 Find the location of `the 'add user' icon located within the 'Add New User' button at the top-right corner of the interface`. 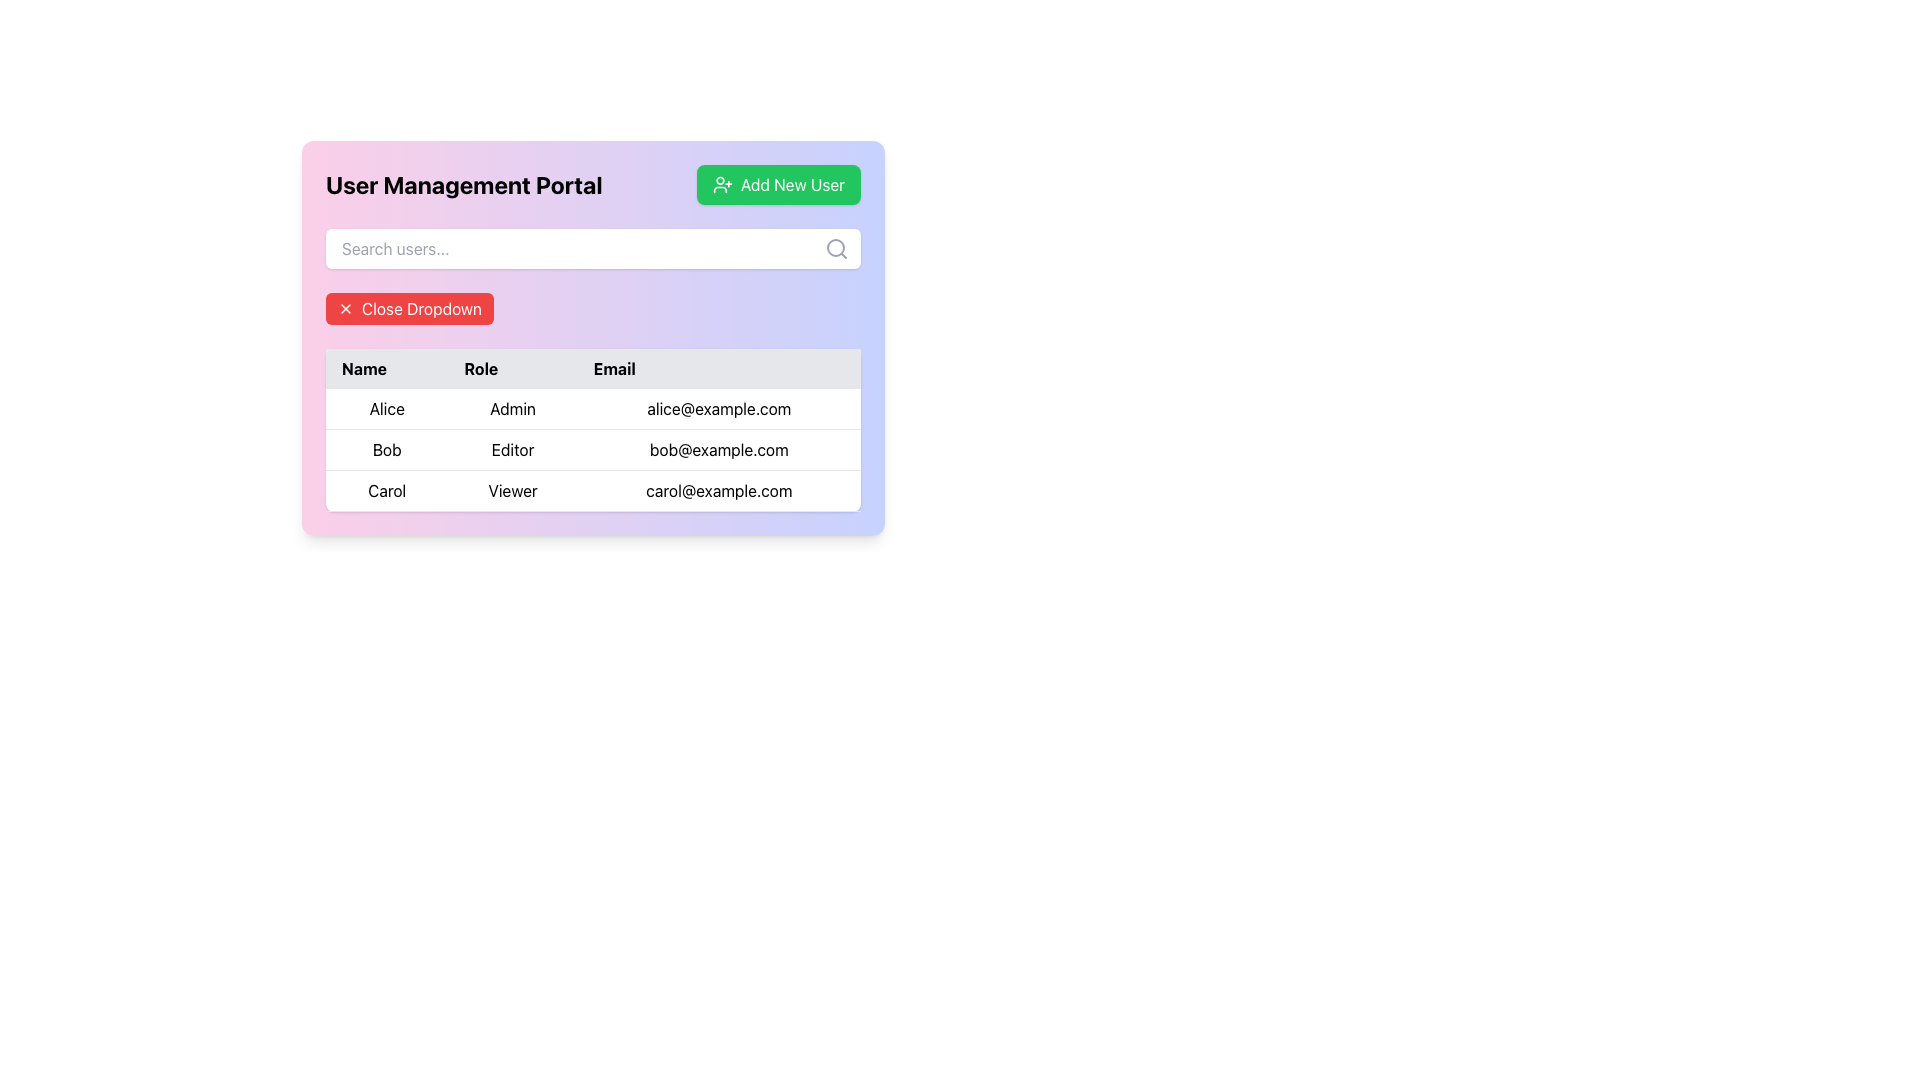

the 'add user' icon located within the 'Add New User' button at the top-right corner of the interface is located at coordinates (721, 185).